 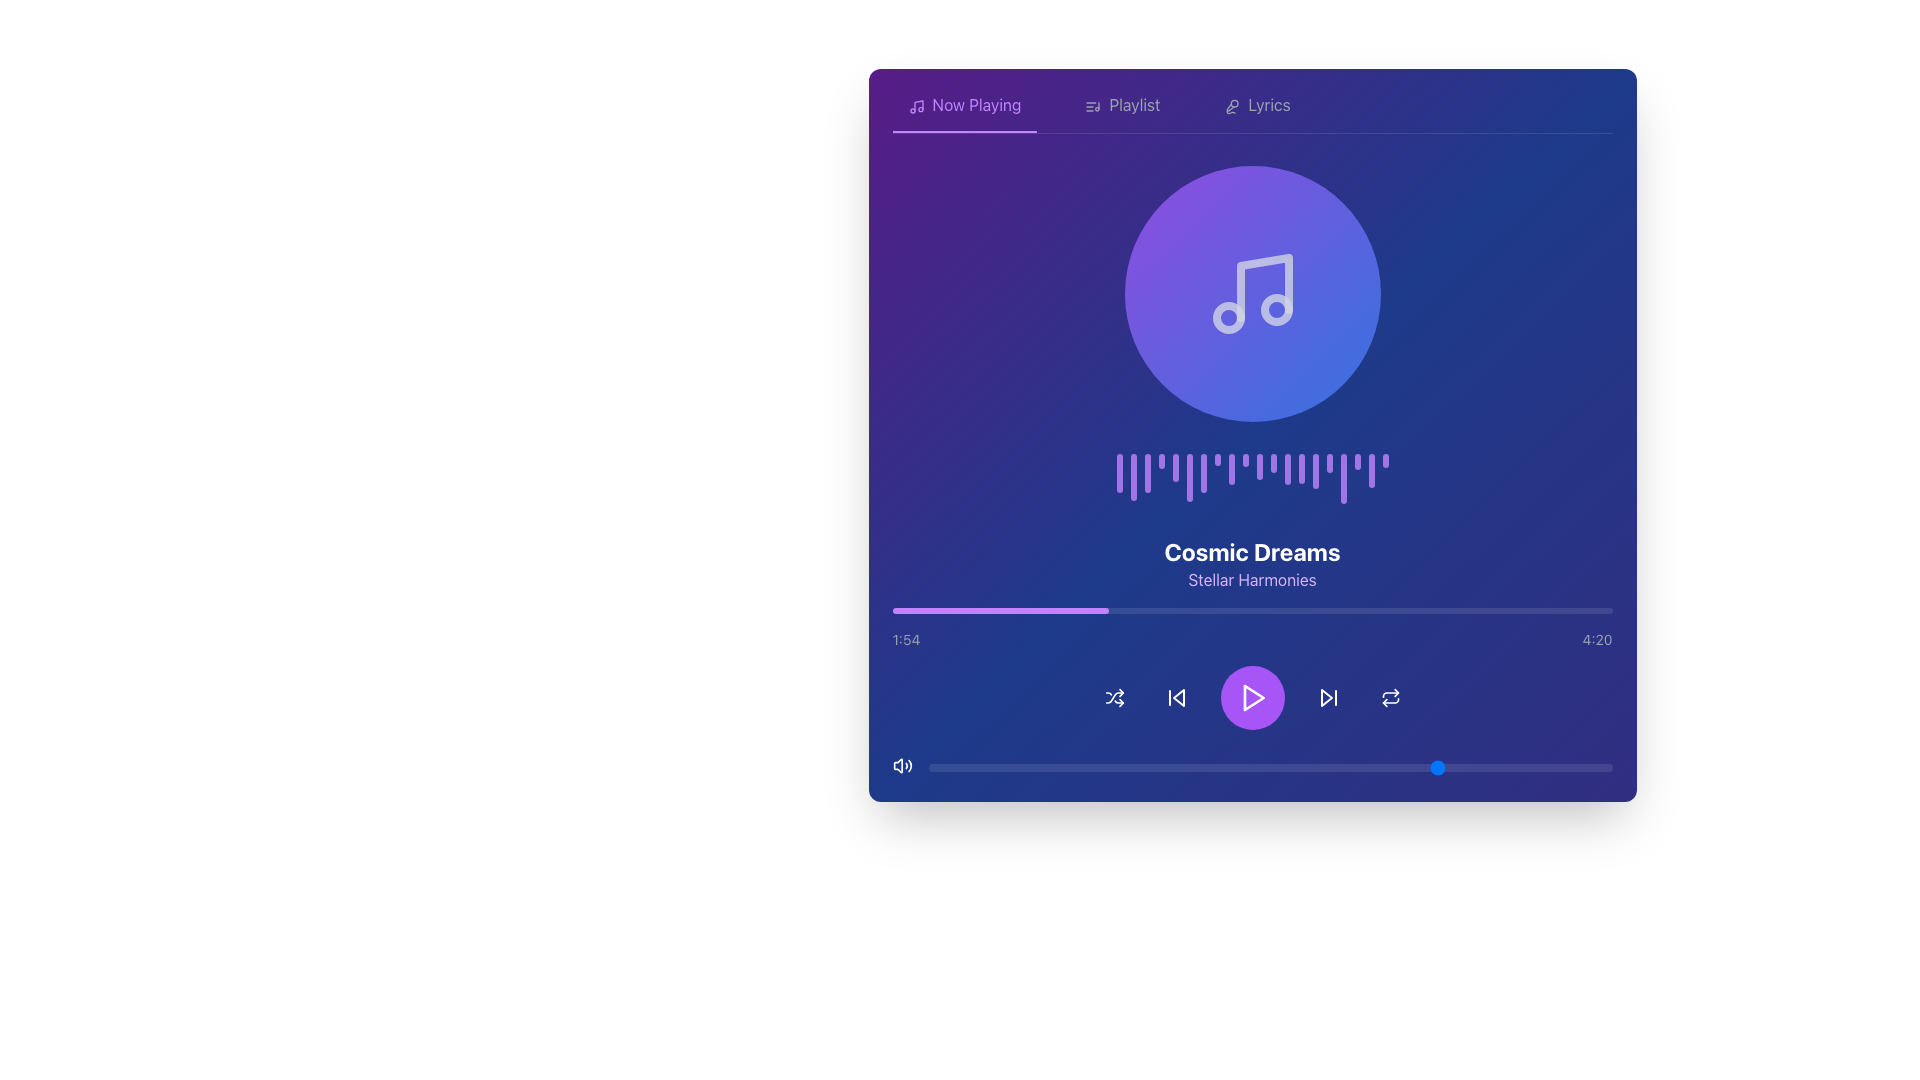 What do you see at coordinates (1118, 473) in the screenshot?
I see `the first purple decorative bar in the horizontal series, which serves as a visual indicator, positioned below a circular icon and text` at bounding box center [1118, 473].